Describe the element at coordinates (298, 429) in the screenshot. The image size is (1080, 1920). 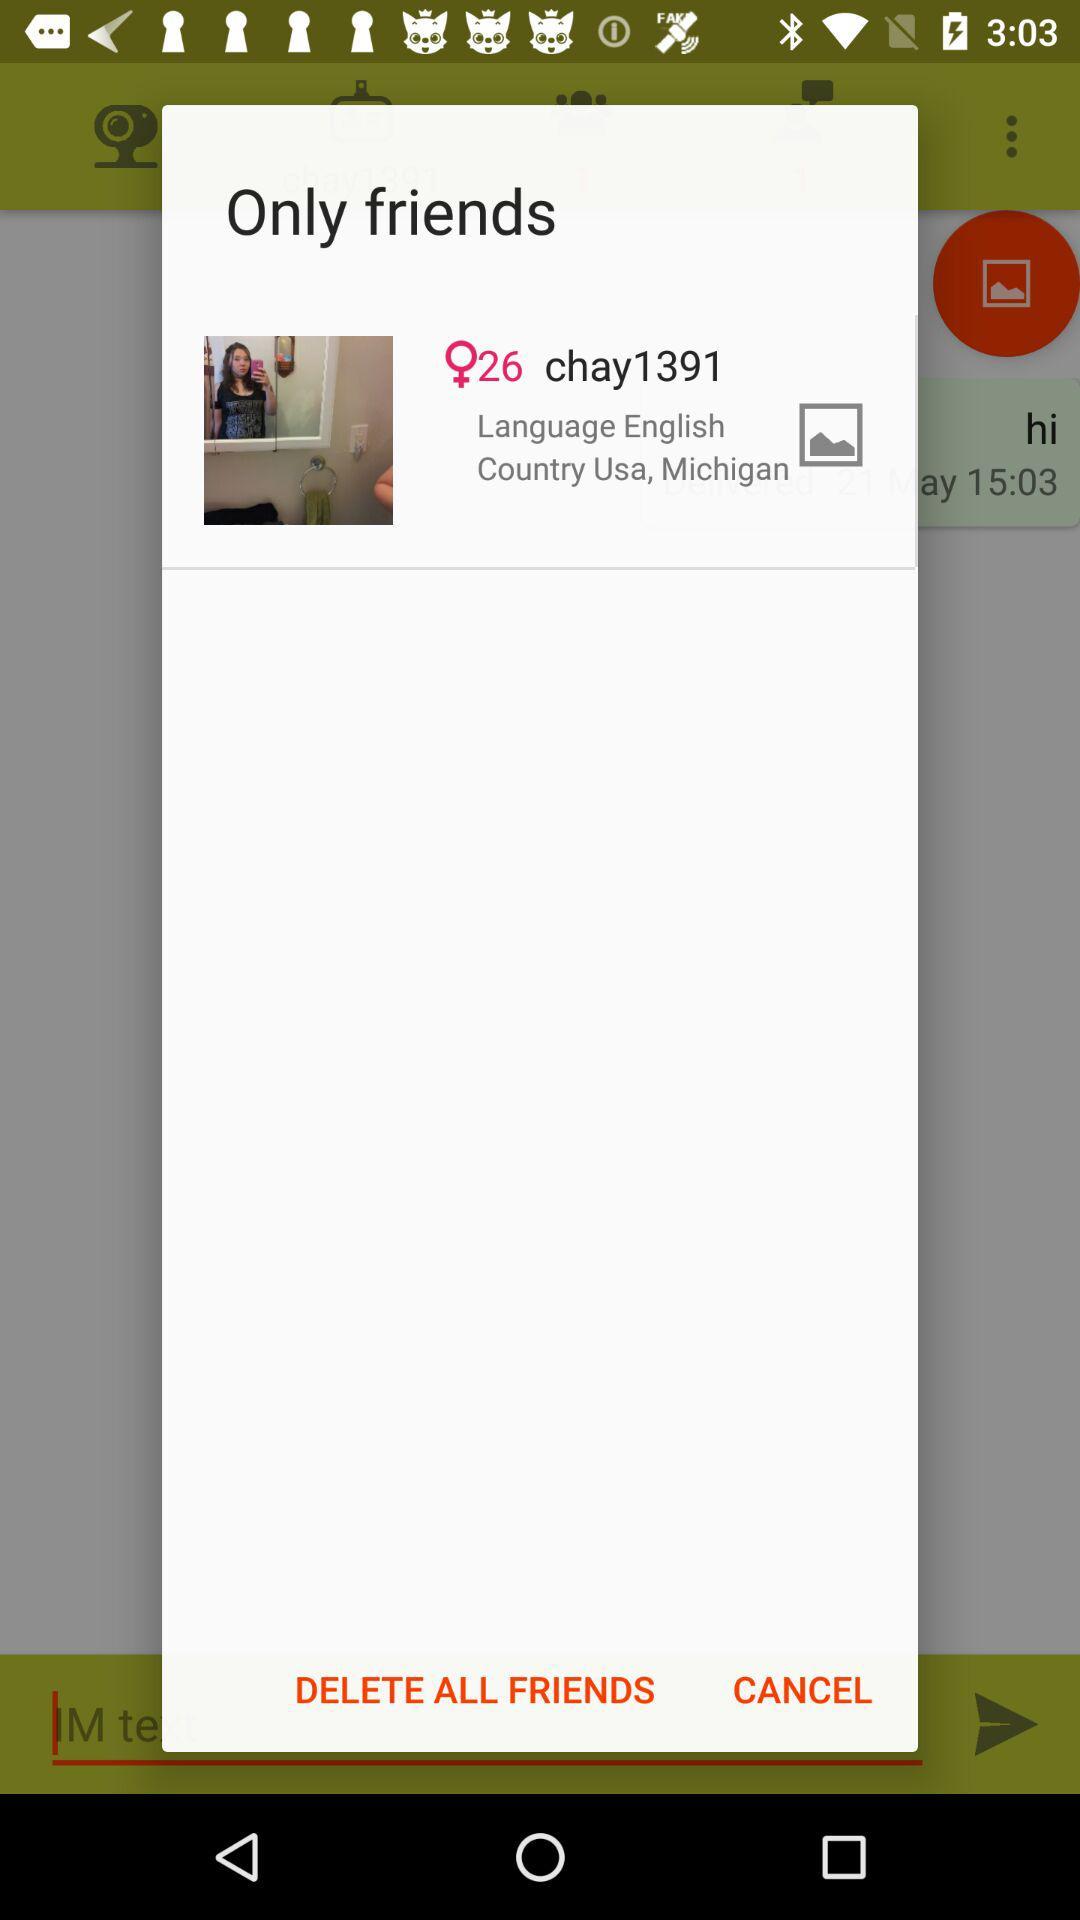
I see `icon above the delete all friends icon` at that location.